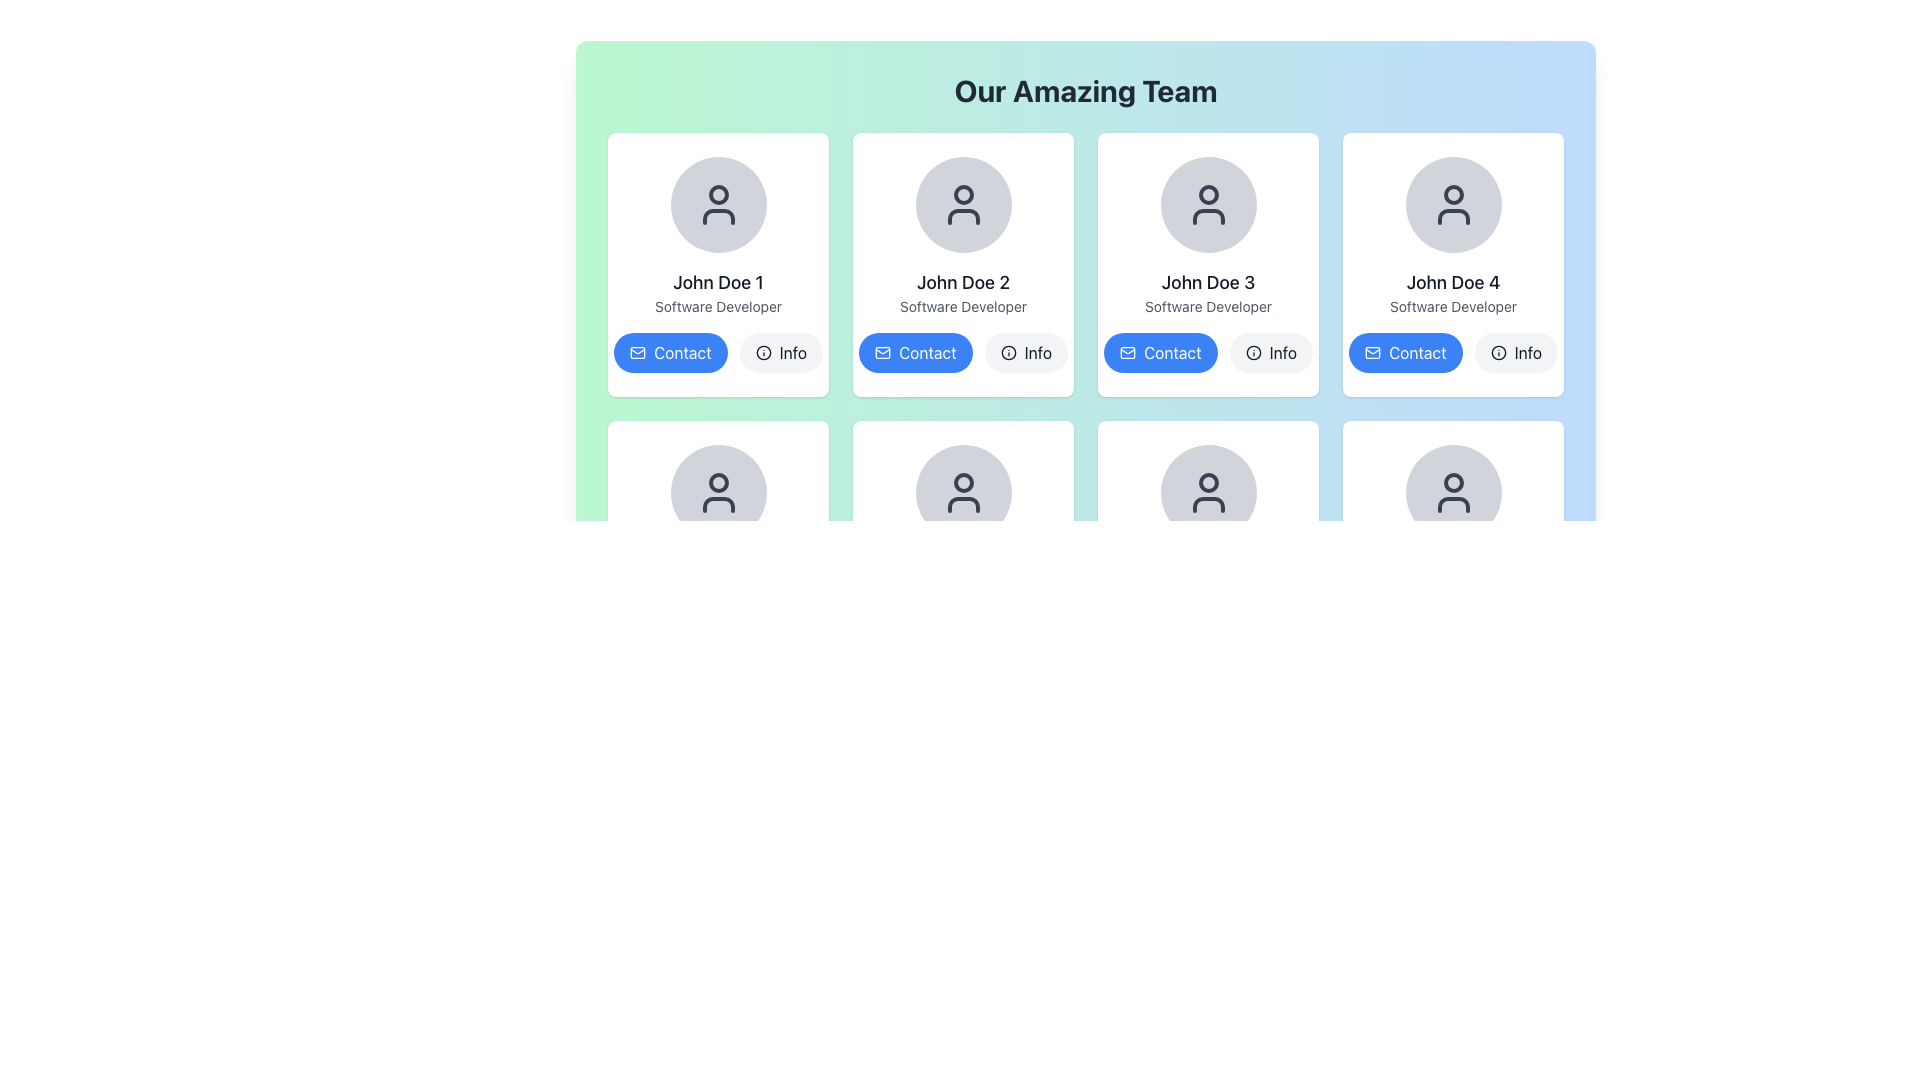 The image size is (1920, 1080). What do you see at coordinates (718, 195) in the screenshot?
I see `the SVG circle graphic that represents the head in the user profile icon, located in the top-left card of the grid layout above the text 'John Doe 1'` at bounding box center [718, 195].